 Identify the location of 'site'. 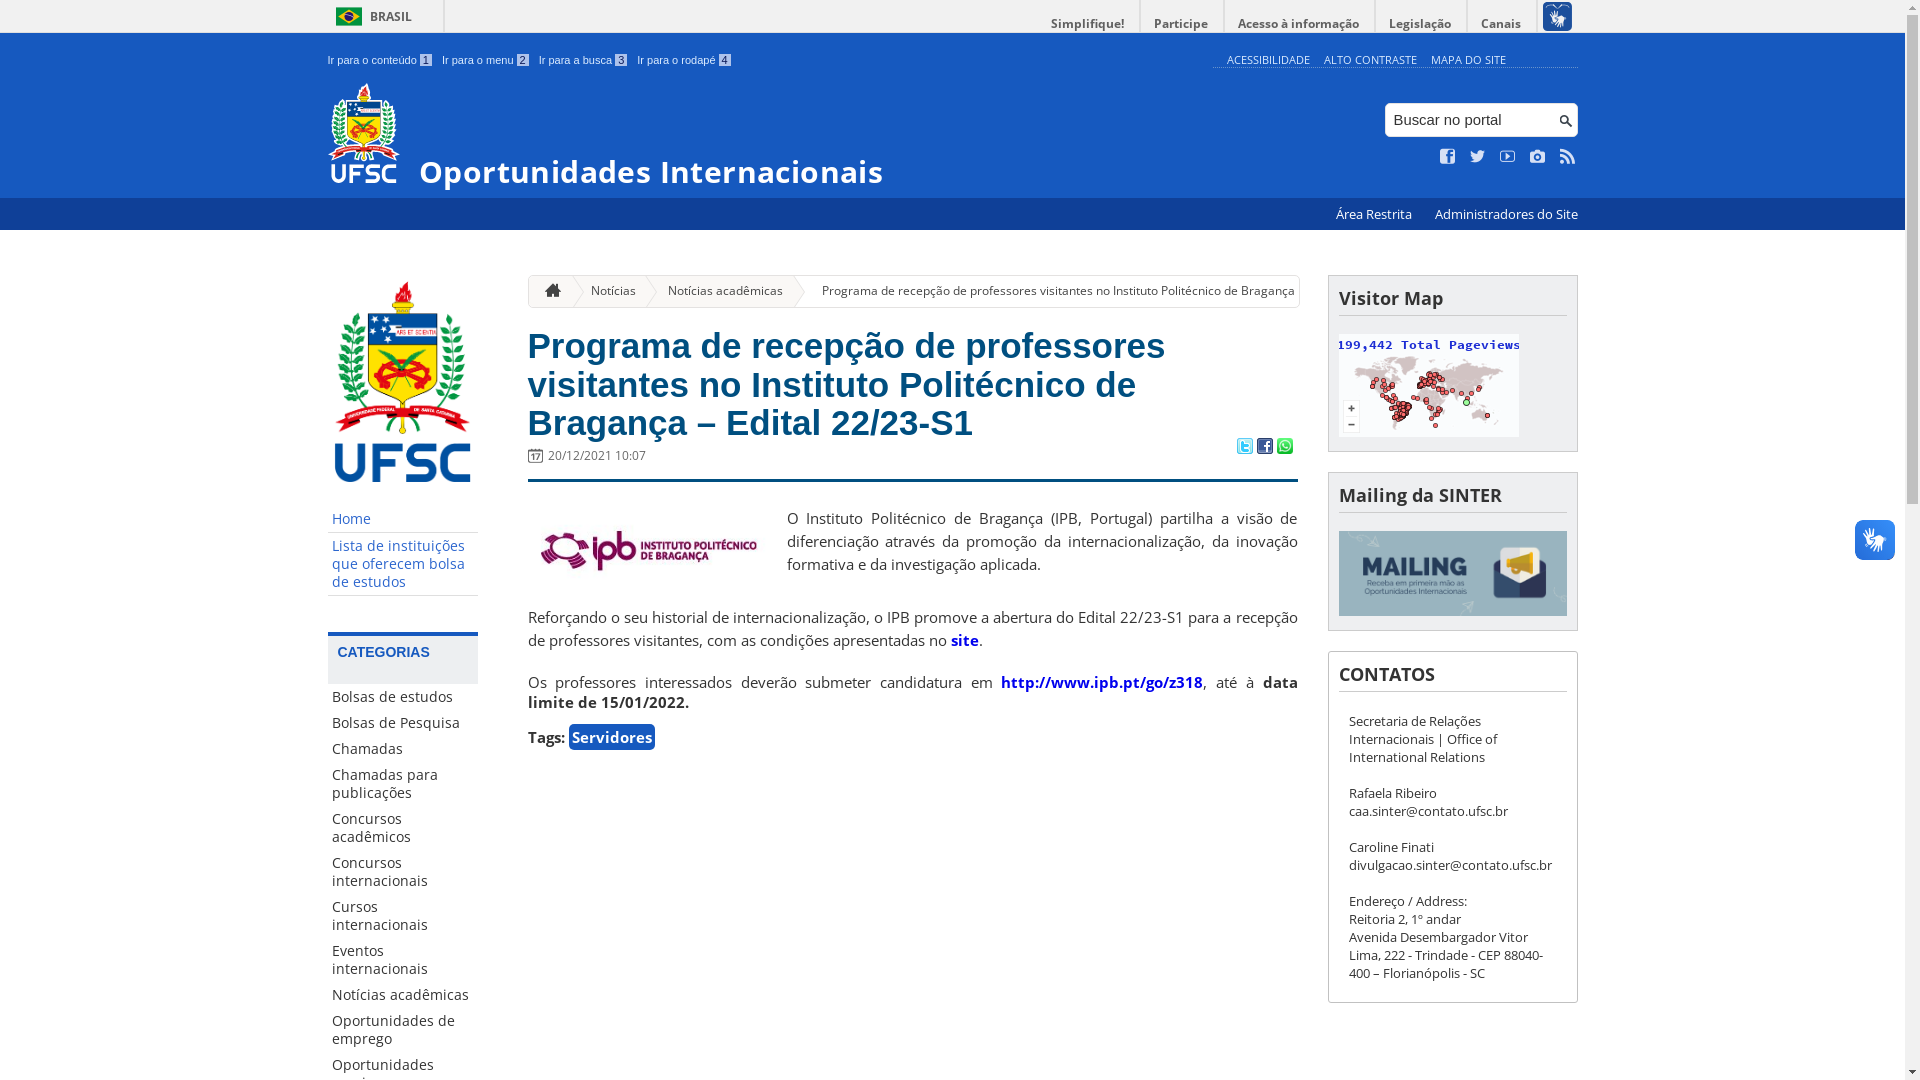
(964, 640).